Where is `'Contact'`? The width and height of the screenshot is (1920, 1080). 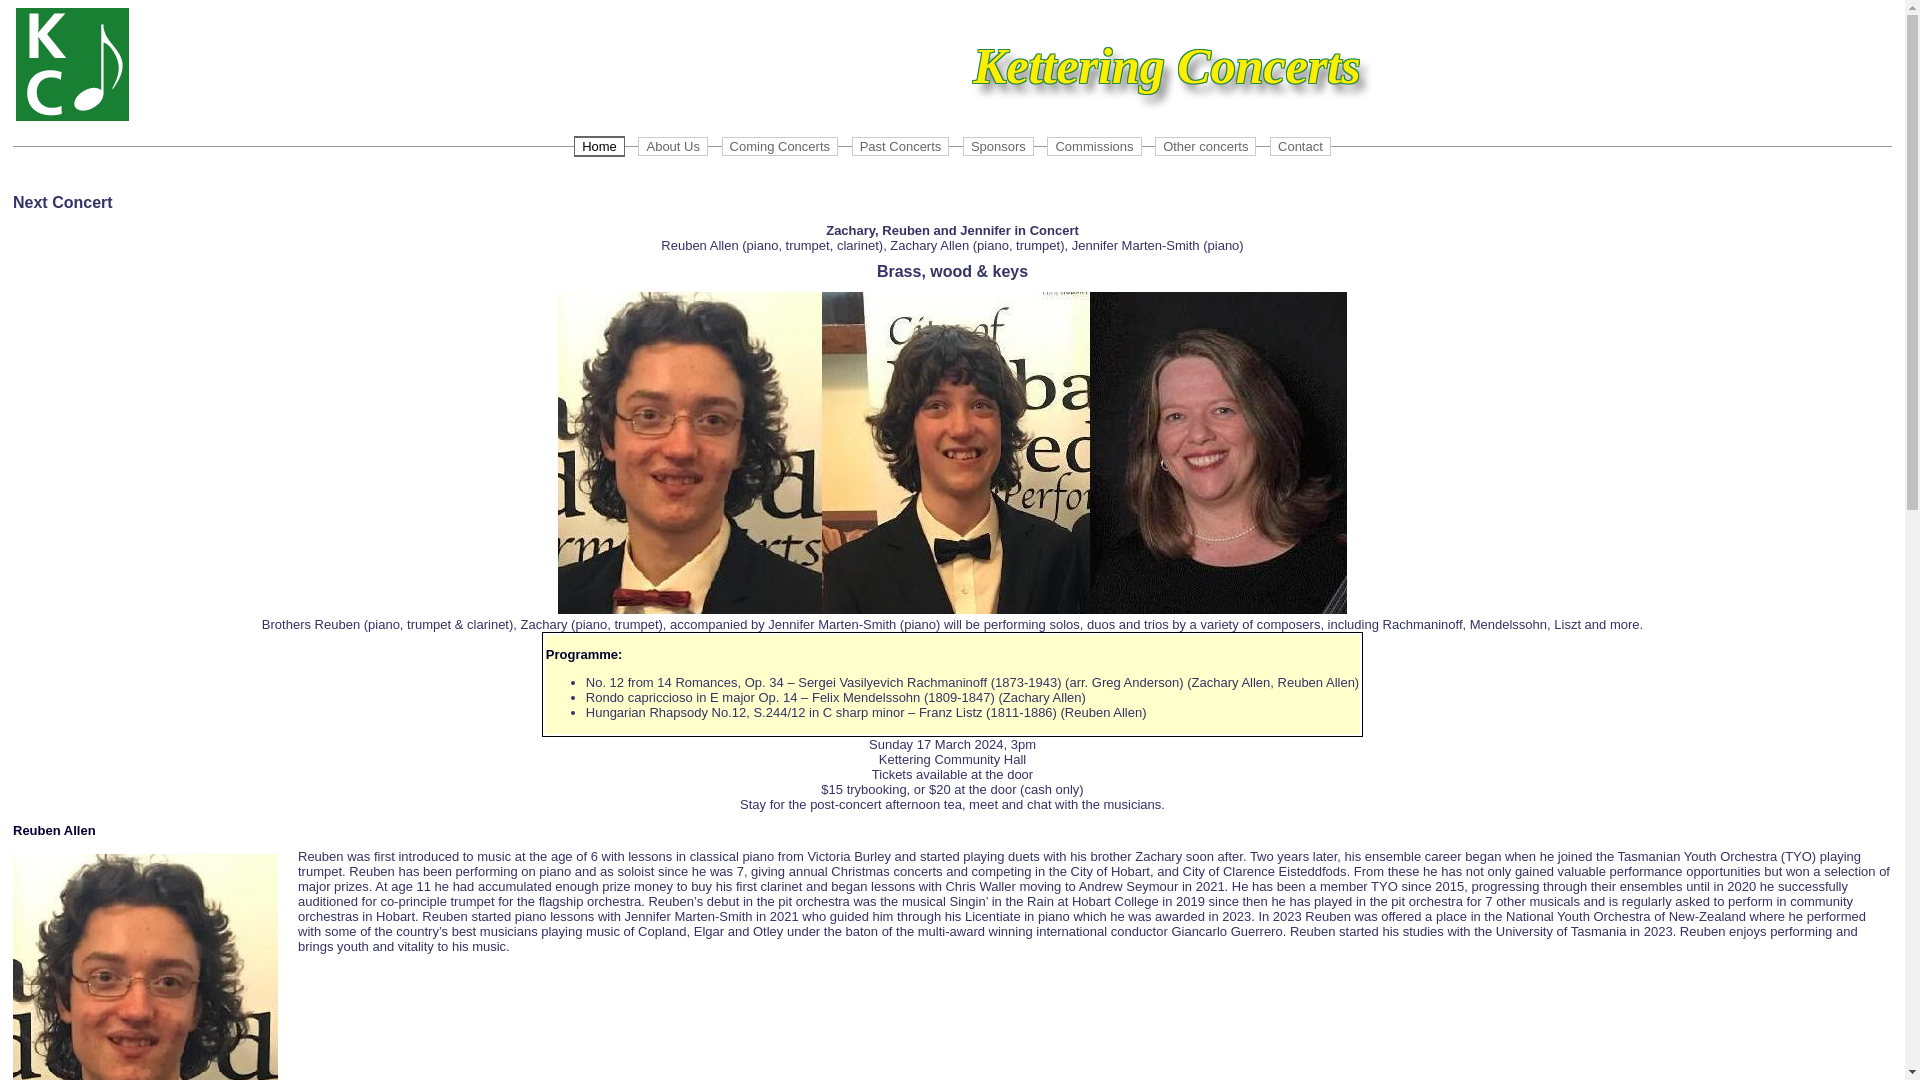 'Contact' is located at coordinates (1300, 145).